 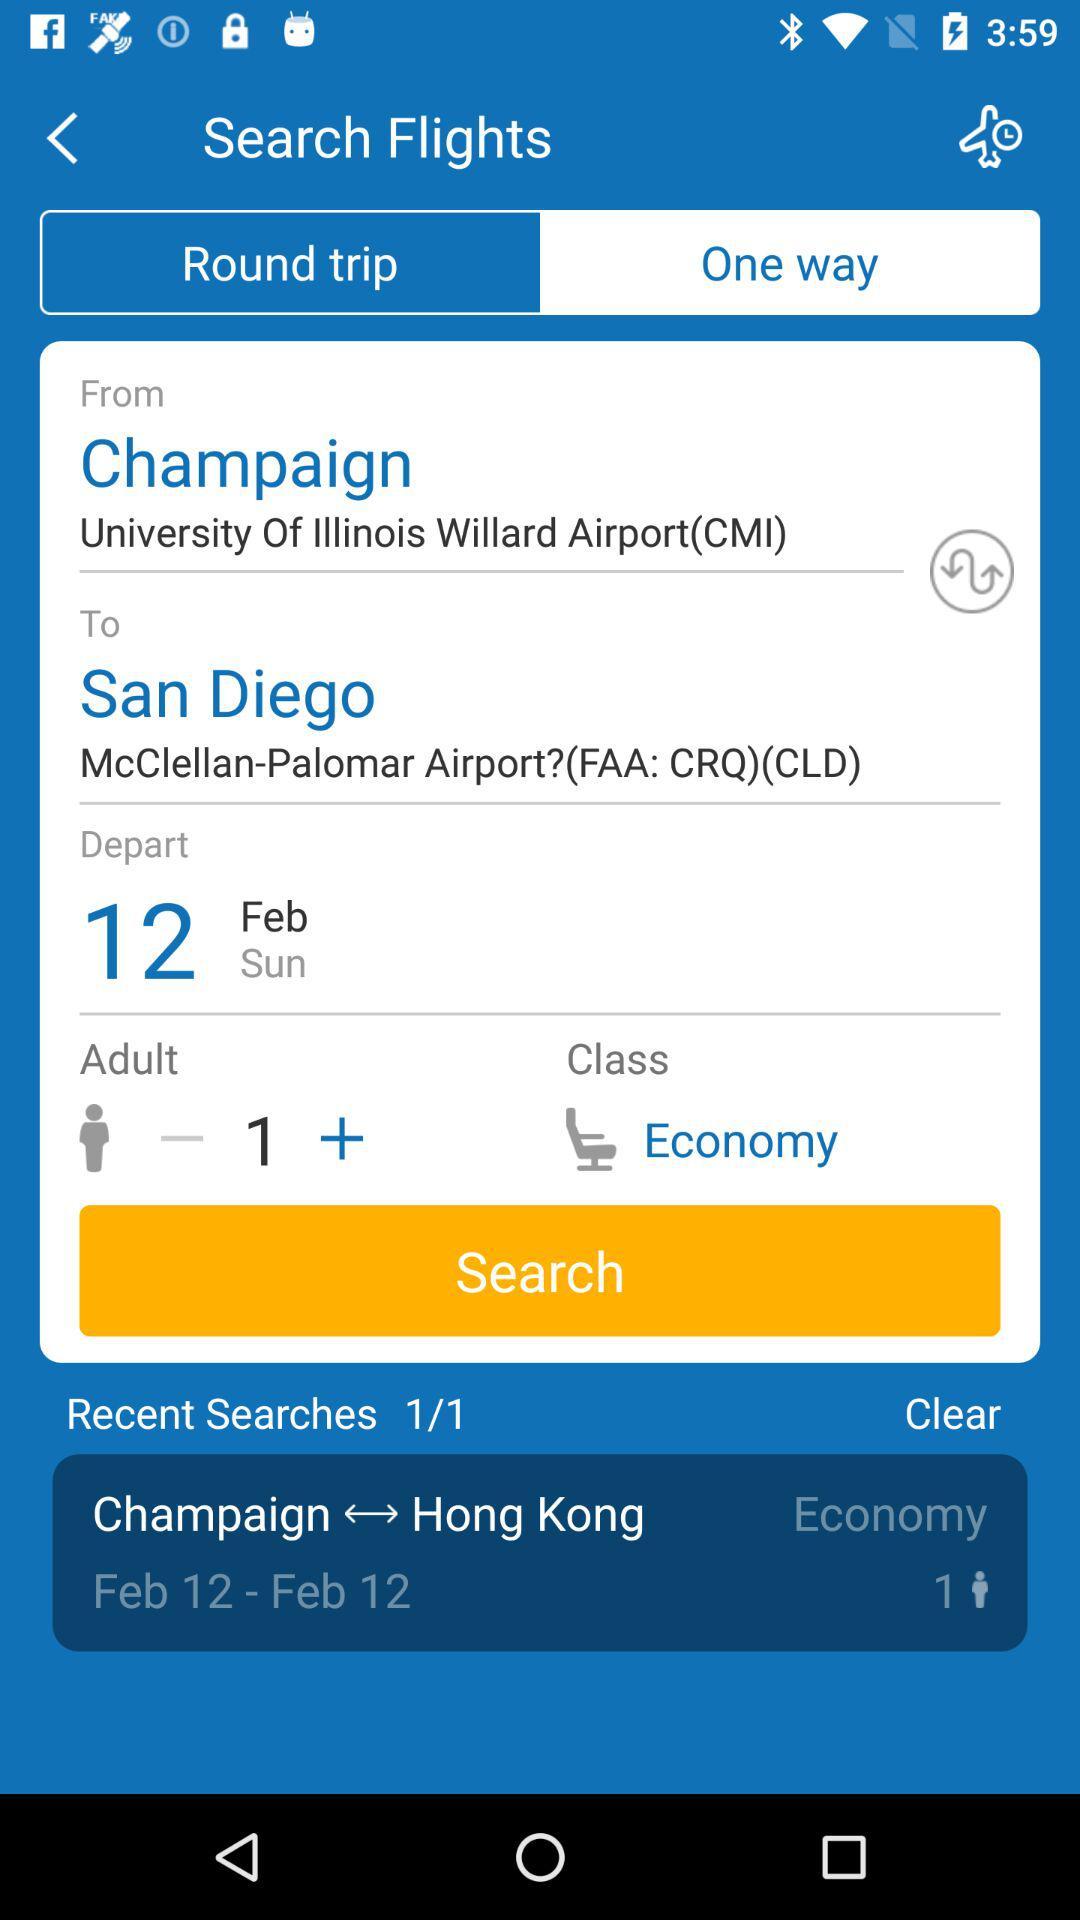 What do you see at coordinates (951, 1411) in the screenshot?
I see `clear item` at bounding box center [951, 1411].